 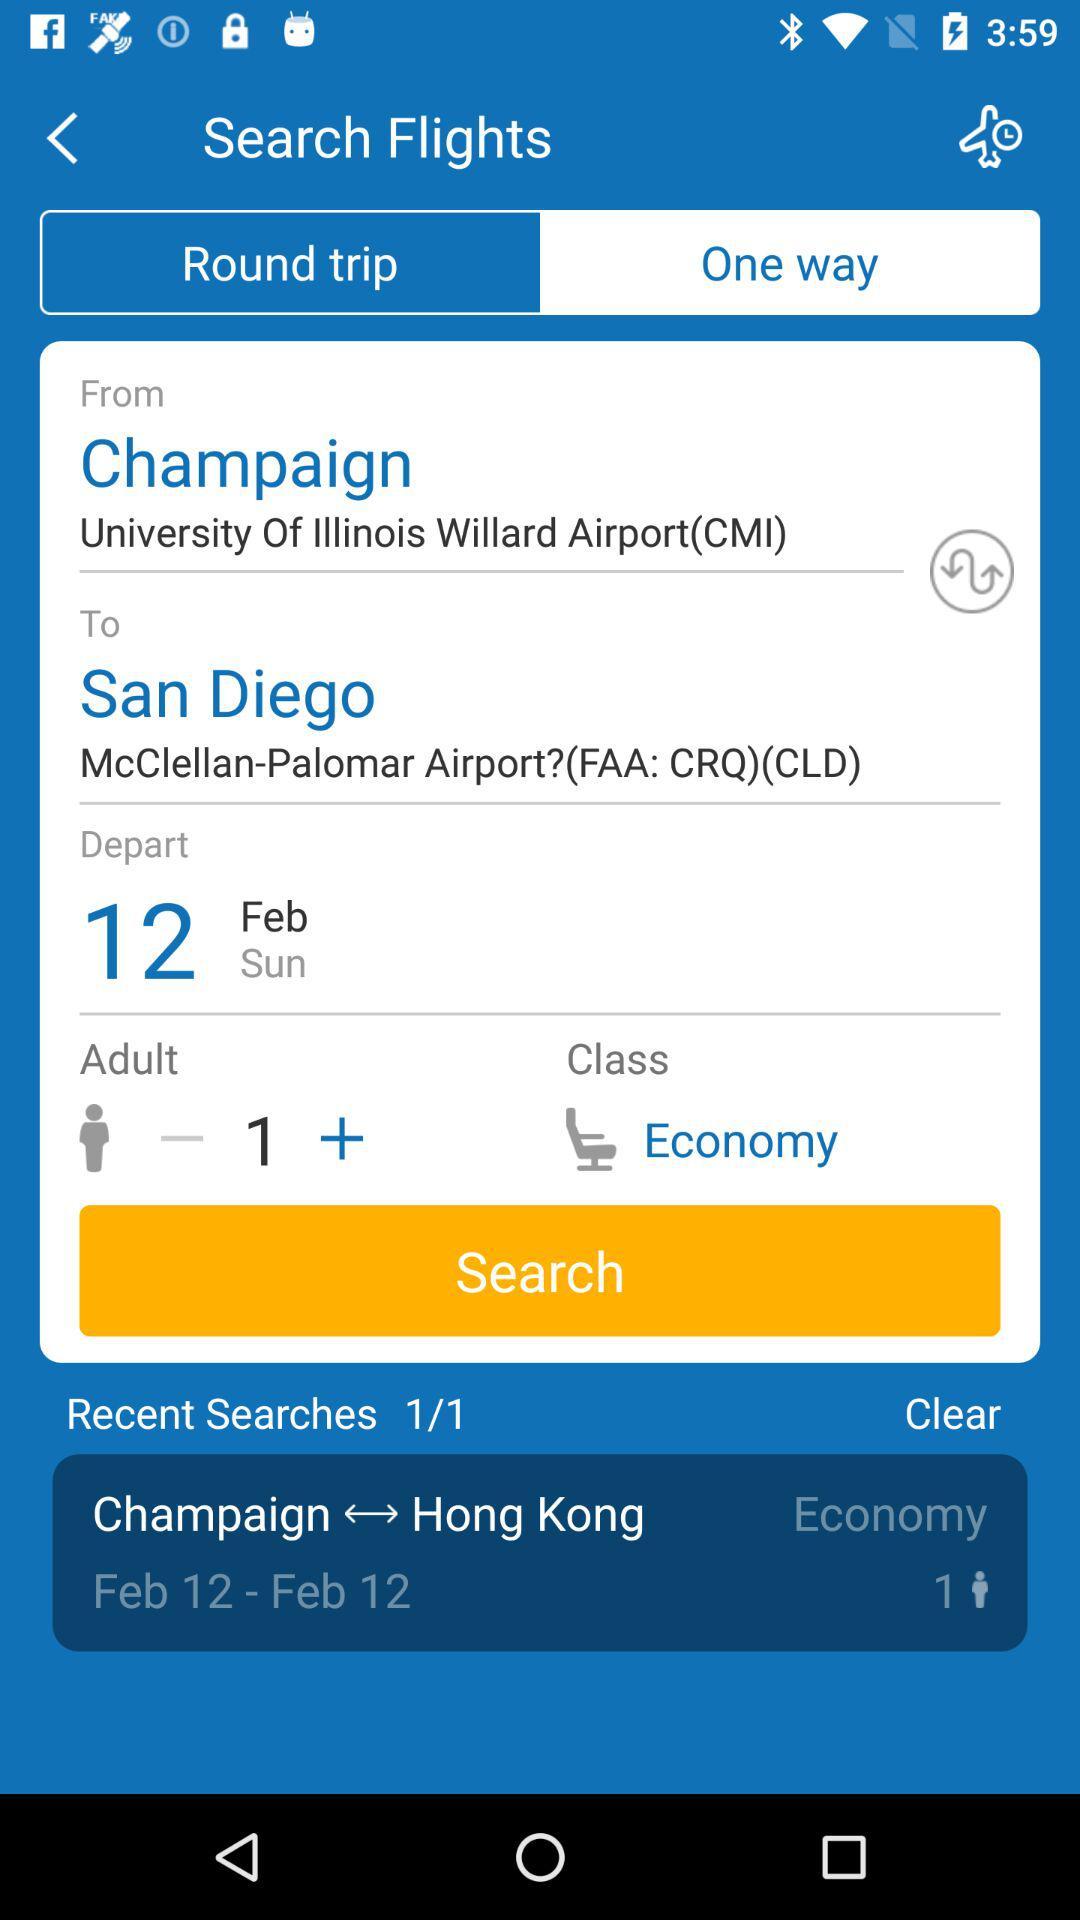 What do you see at coordinates (951, 1411) in the screenshot?
I see `clear item` at bounding box center [951, 1411].